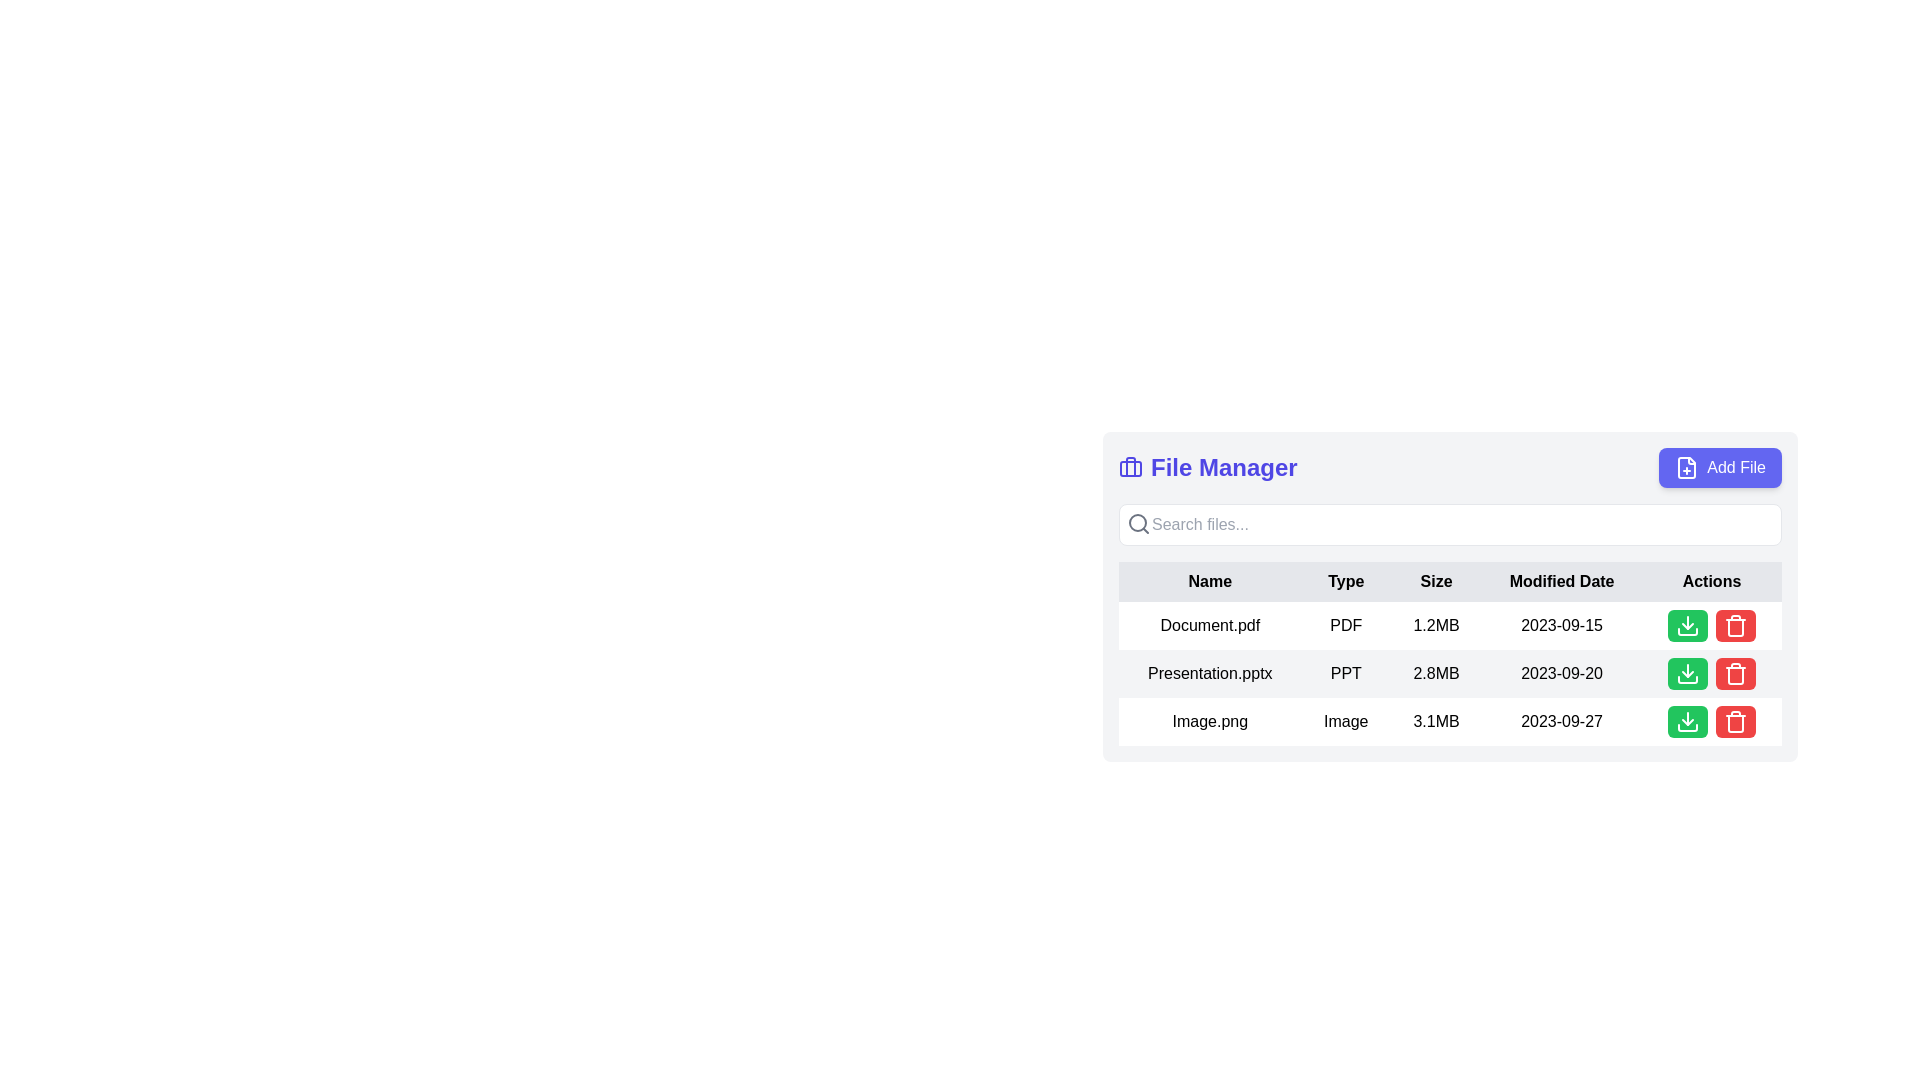 The width and height of the screenshot is (1920, 1080). What do you see at coordinates (1735, 624) in the screenshot?
I see `the red button with a trash can icon in the top-right section of the 'Actions' column for the first row in the grid` at bounding box center [1735, 624].